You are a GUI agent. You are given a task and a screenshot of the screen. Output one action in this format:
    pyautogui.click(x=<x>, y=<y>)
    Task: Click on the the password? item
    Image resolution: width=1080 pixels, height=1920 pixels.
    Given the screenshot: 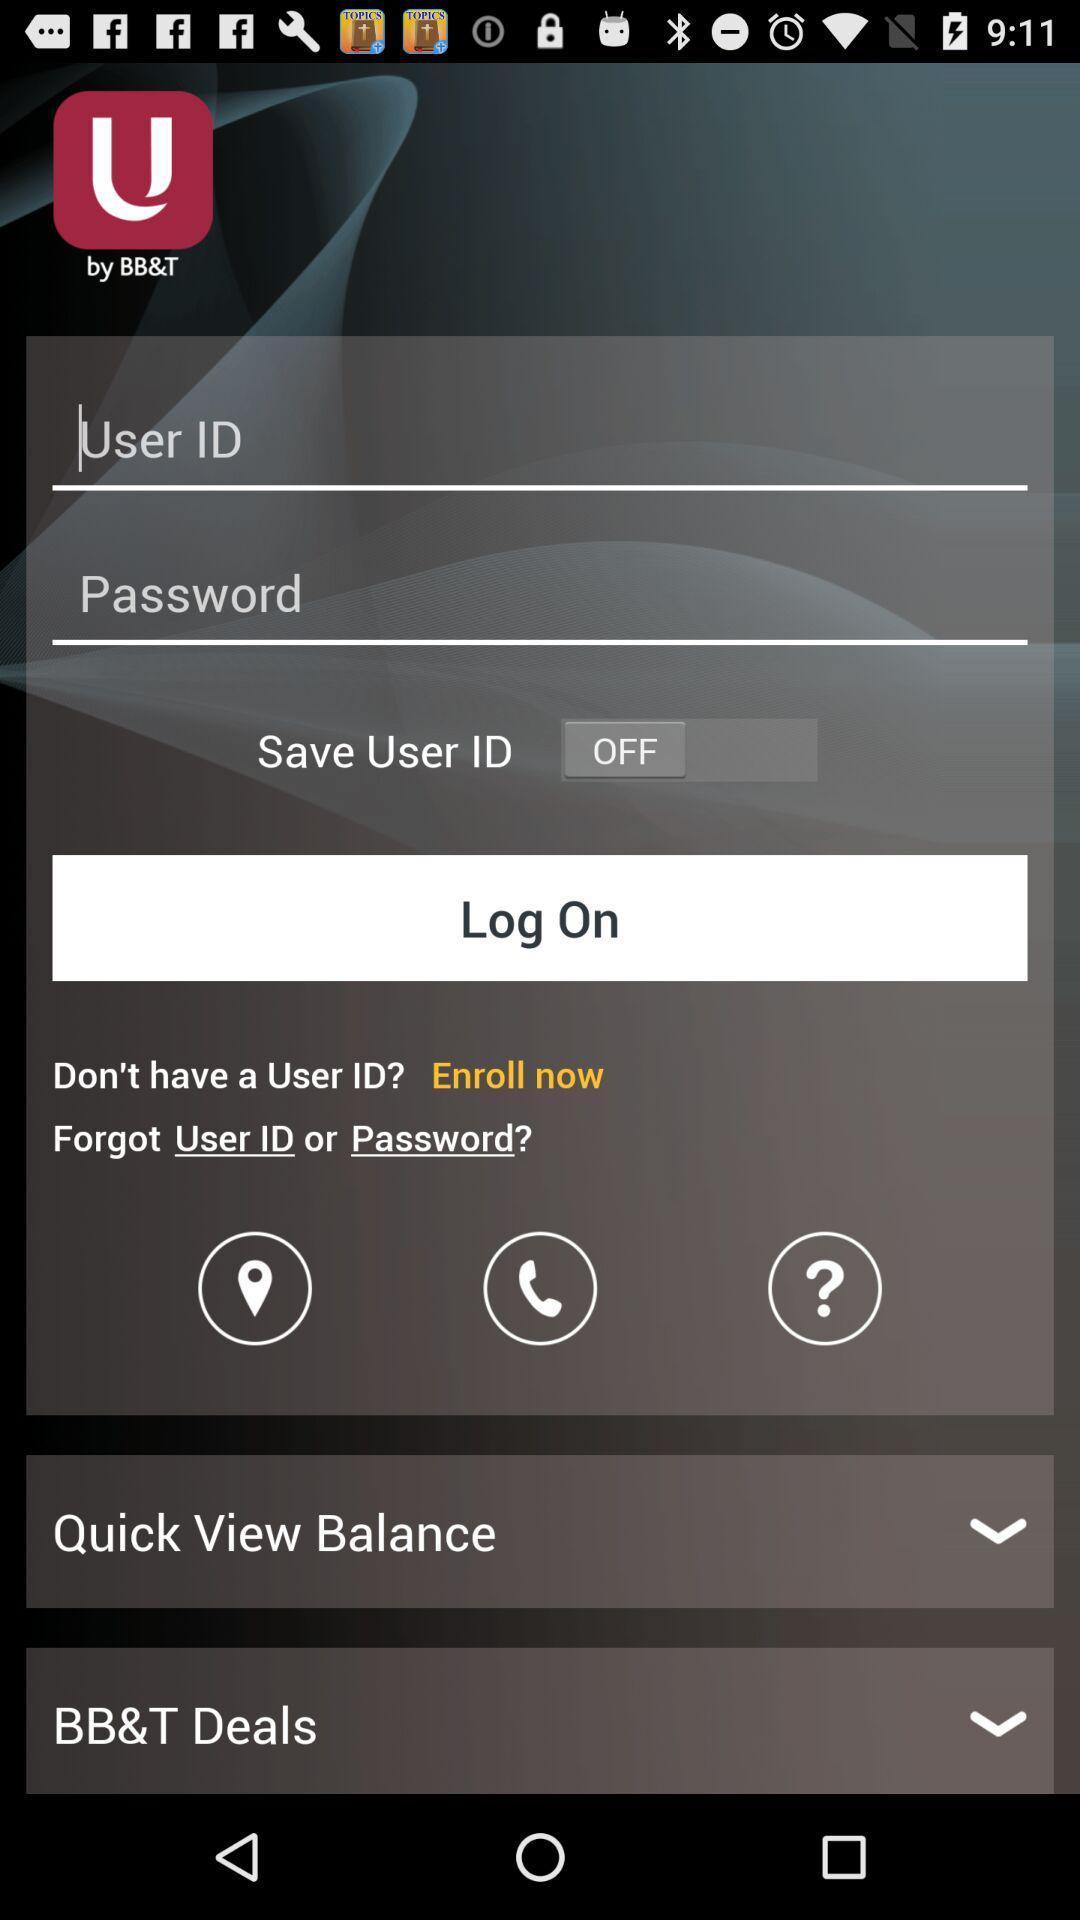 What is the action you would take?
    pyautogui.click(x=440, y=1137)
    